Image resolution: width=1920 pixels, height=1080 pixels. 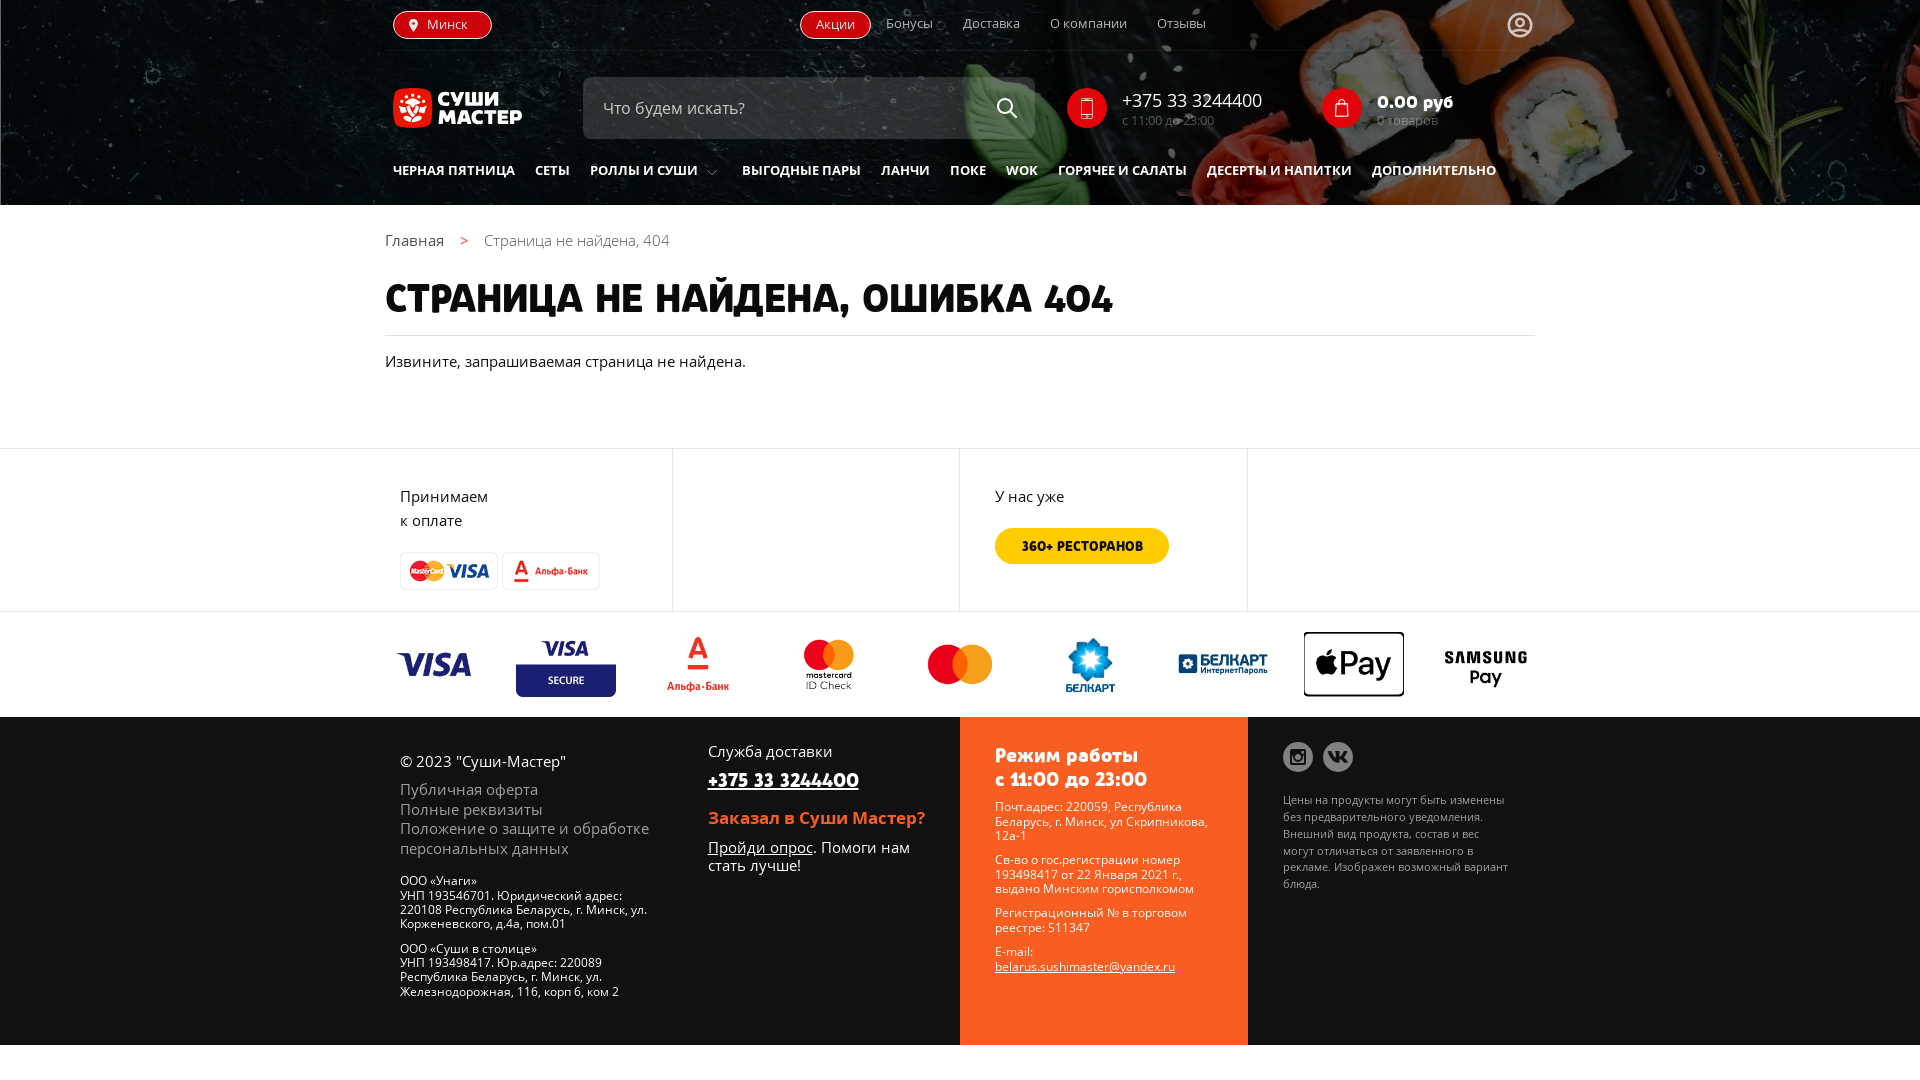 What do you see at coordinates (1022, 169) in the screenshot?
I see `'WOK'` at bounding box center [1022, 169].